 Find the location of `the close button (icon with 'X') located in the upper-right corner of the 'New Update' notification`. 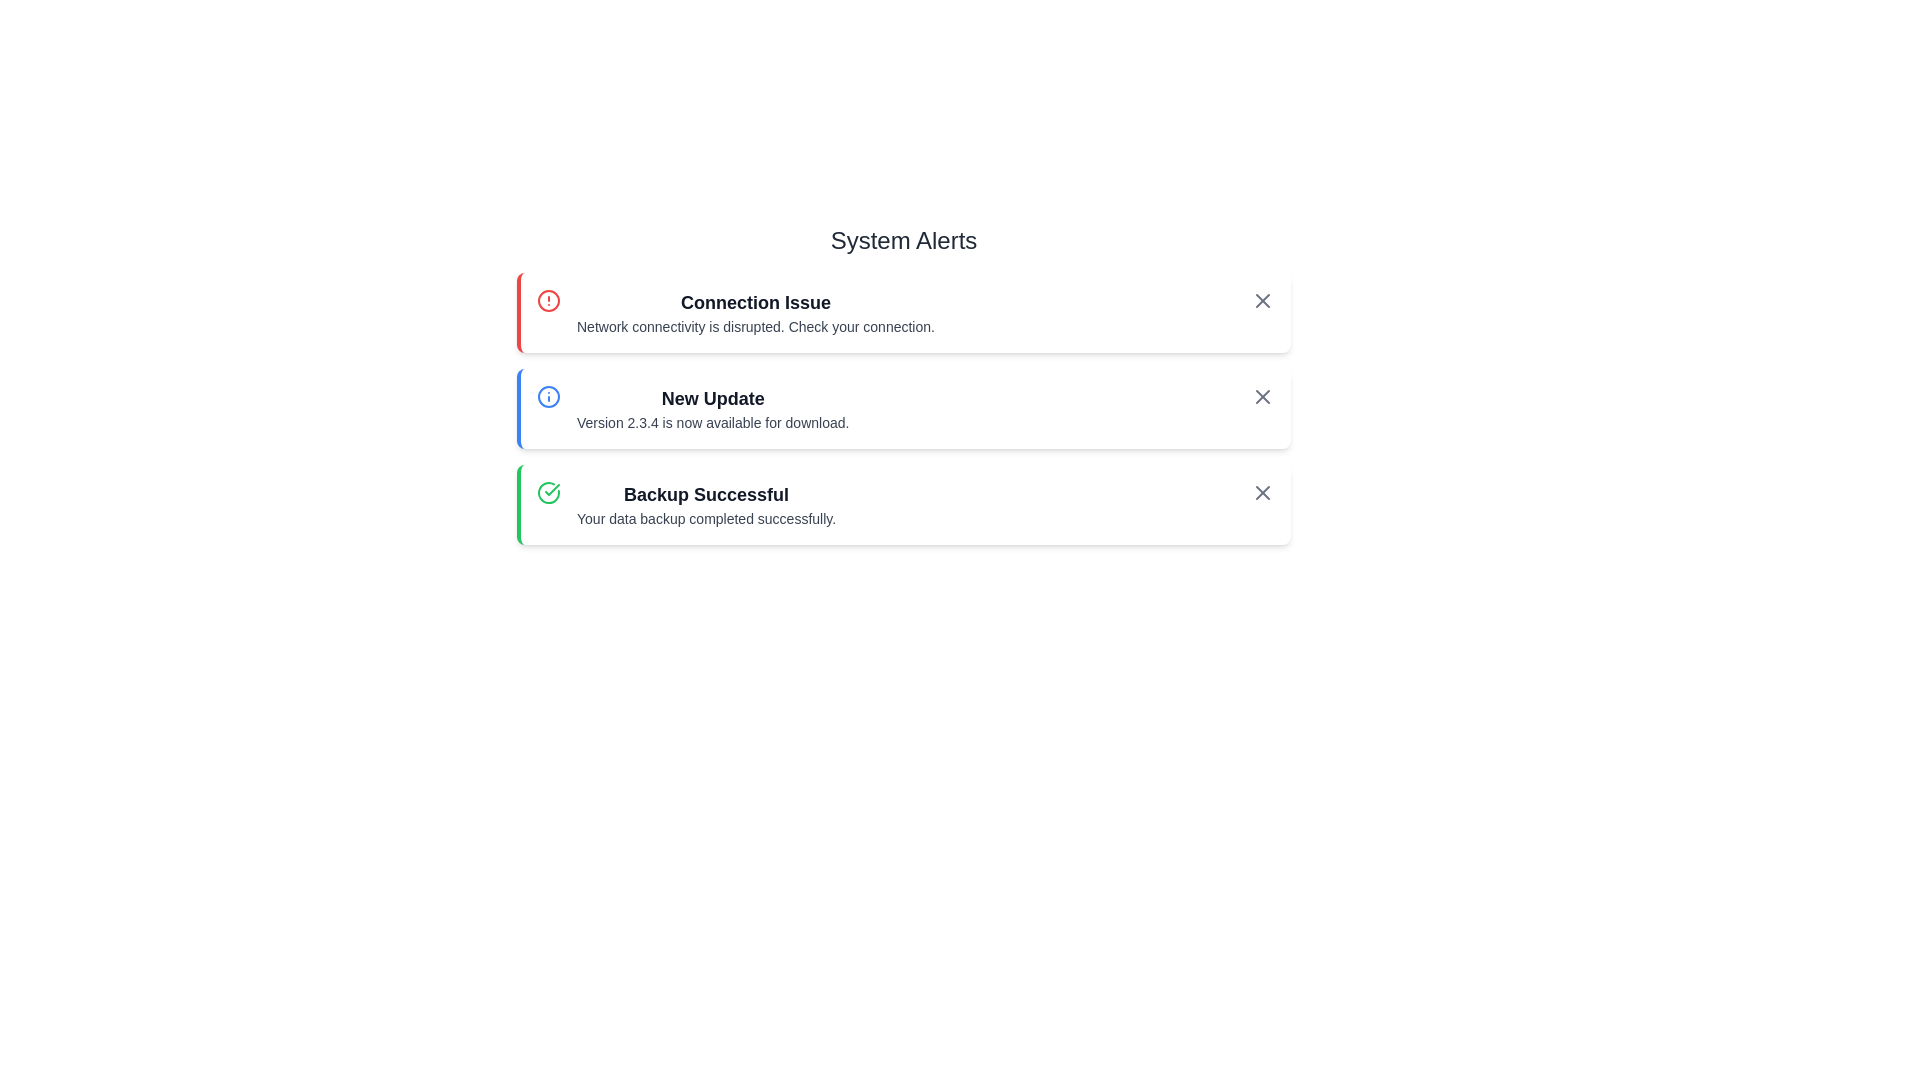

the close button (icon with 'X') located in the upper-right corner of the 'New Update' notification is located at coordinates (1261, 397).